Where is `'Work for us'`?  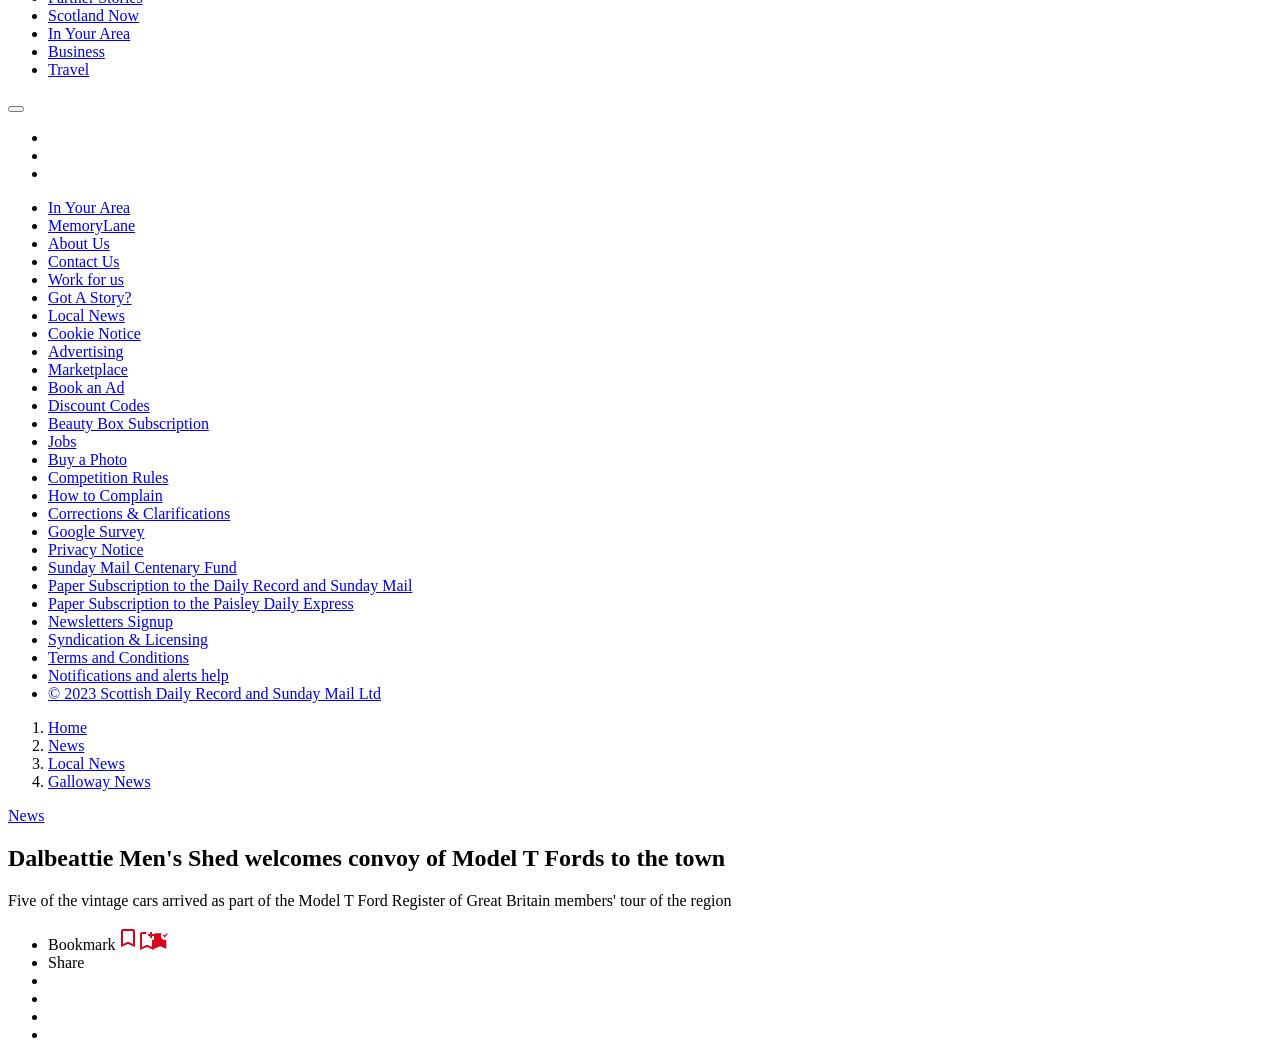 'Work for us' is located at coordinates (48, 279).